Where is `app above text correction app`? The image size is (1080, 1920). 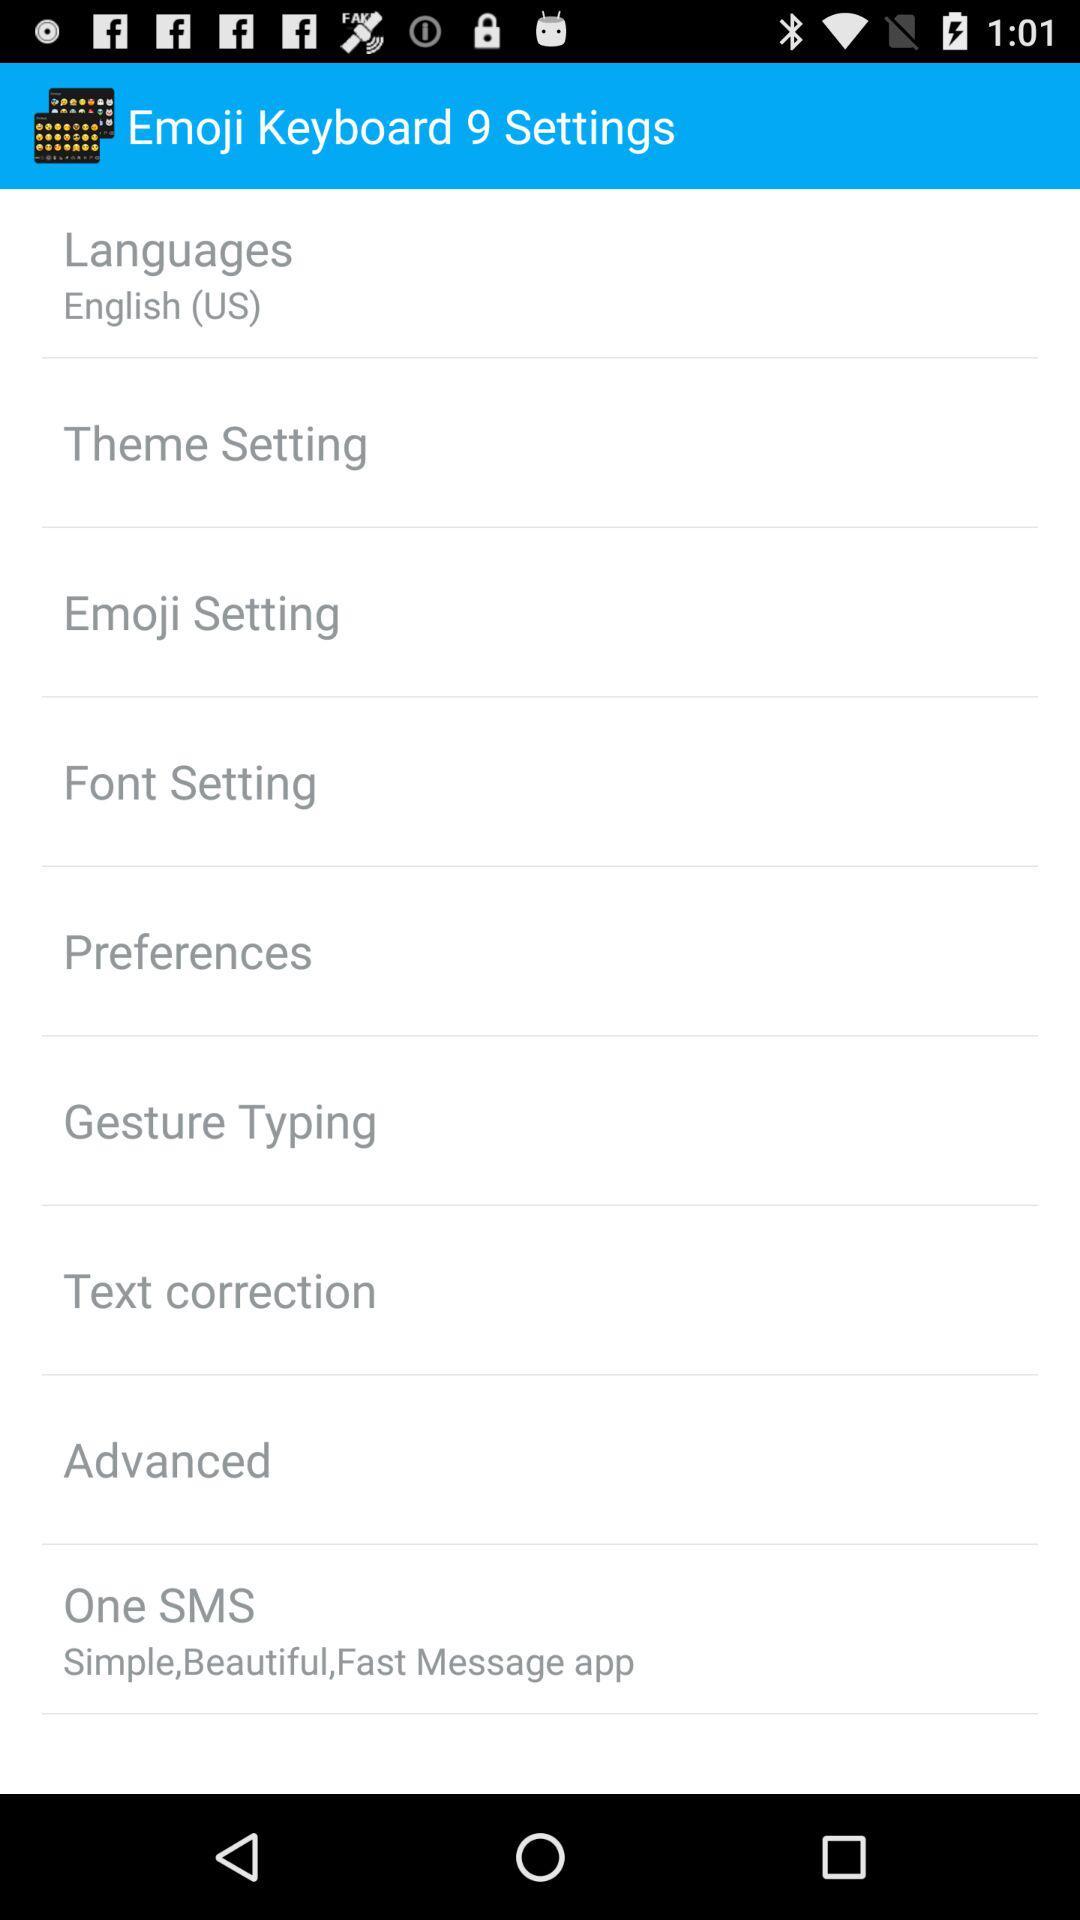 app above text correction app is located at coordinates (220, 1120).